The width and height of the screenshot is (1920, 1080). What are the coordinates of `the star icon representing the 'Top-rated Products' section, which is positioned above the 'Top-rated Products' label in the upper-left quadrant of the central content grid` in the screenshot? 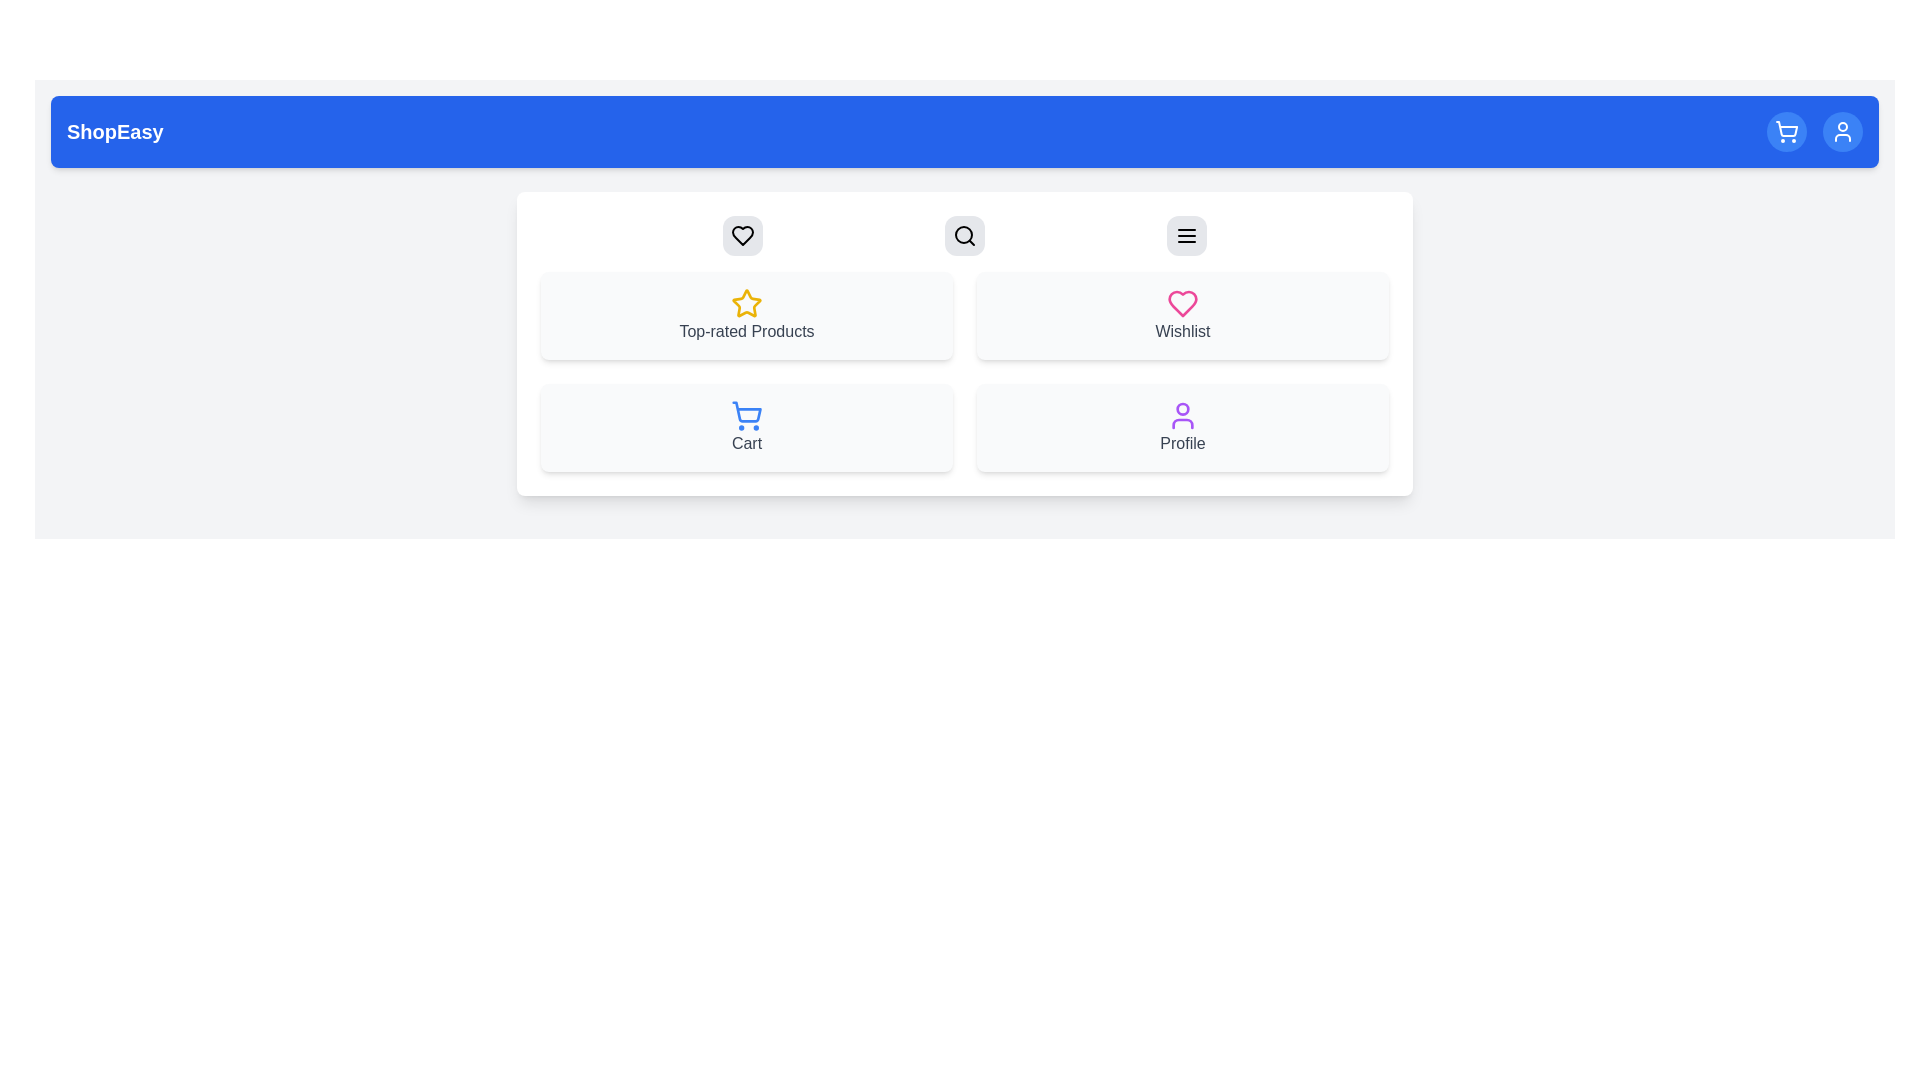 It's located at (746, 303).